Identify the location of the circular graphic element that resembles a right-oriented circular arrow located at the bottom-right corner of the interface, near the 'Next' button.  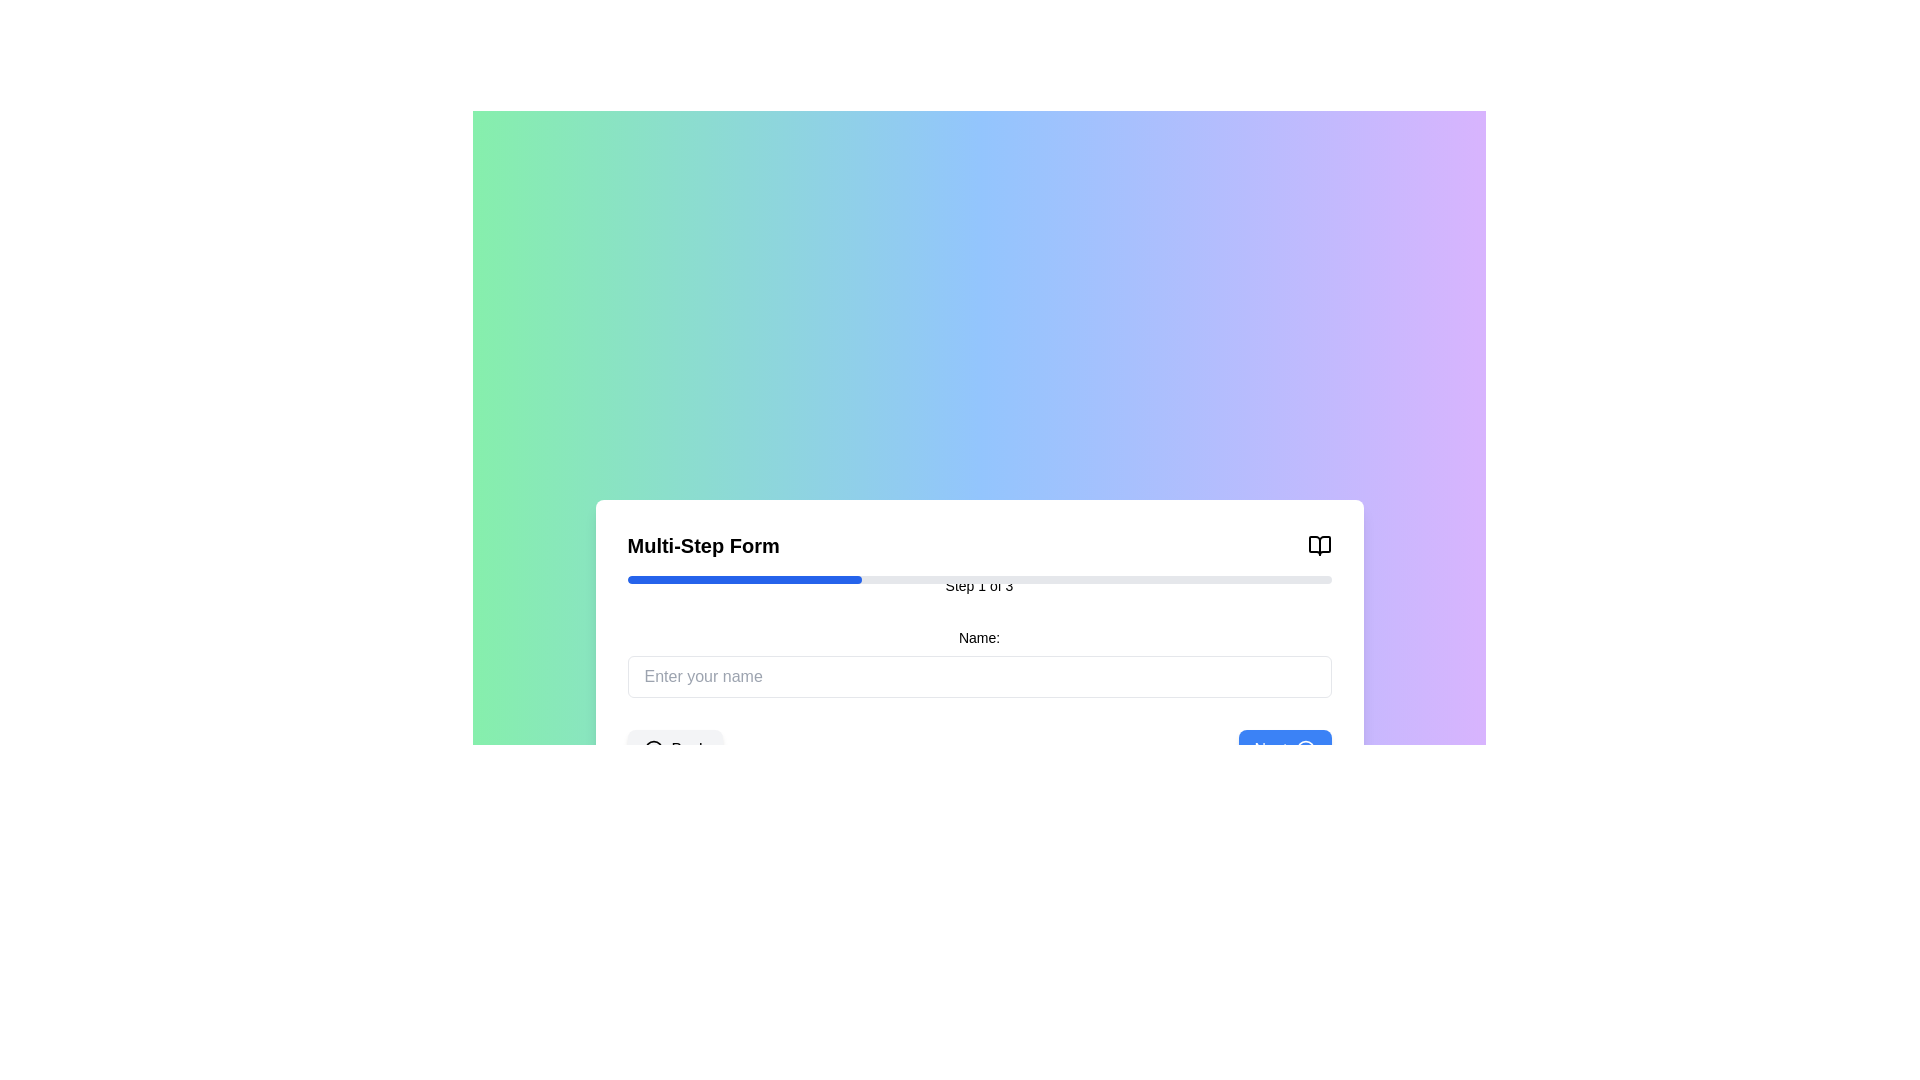
(1305, 749).